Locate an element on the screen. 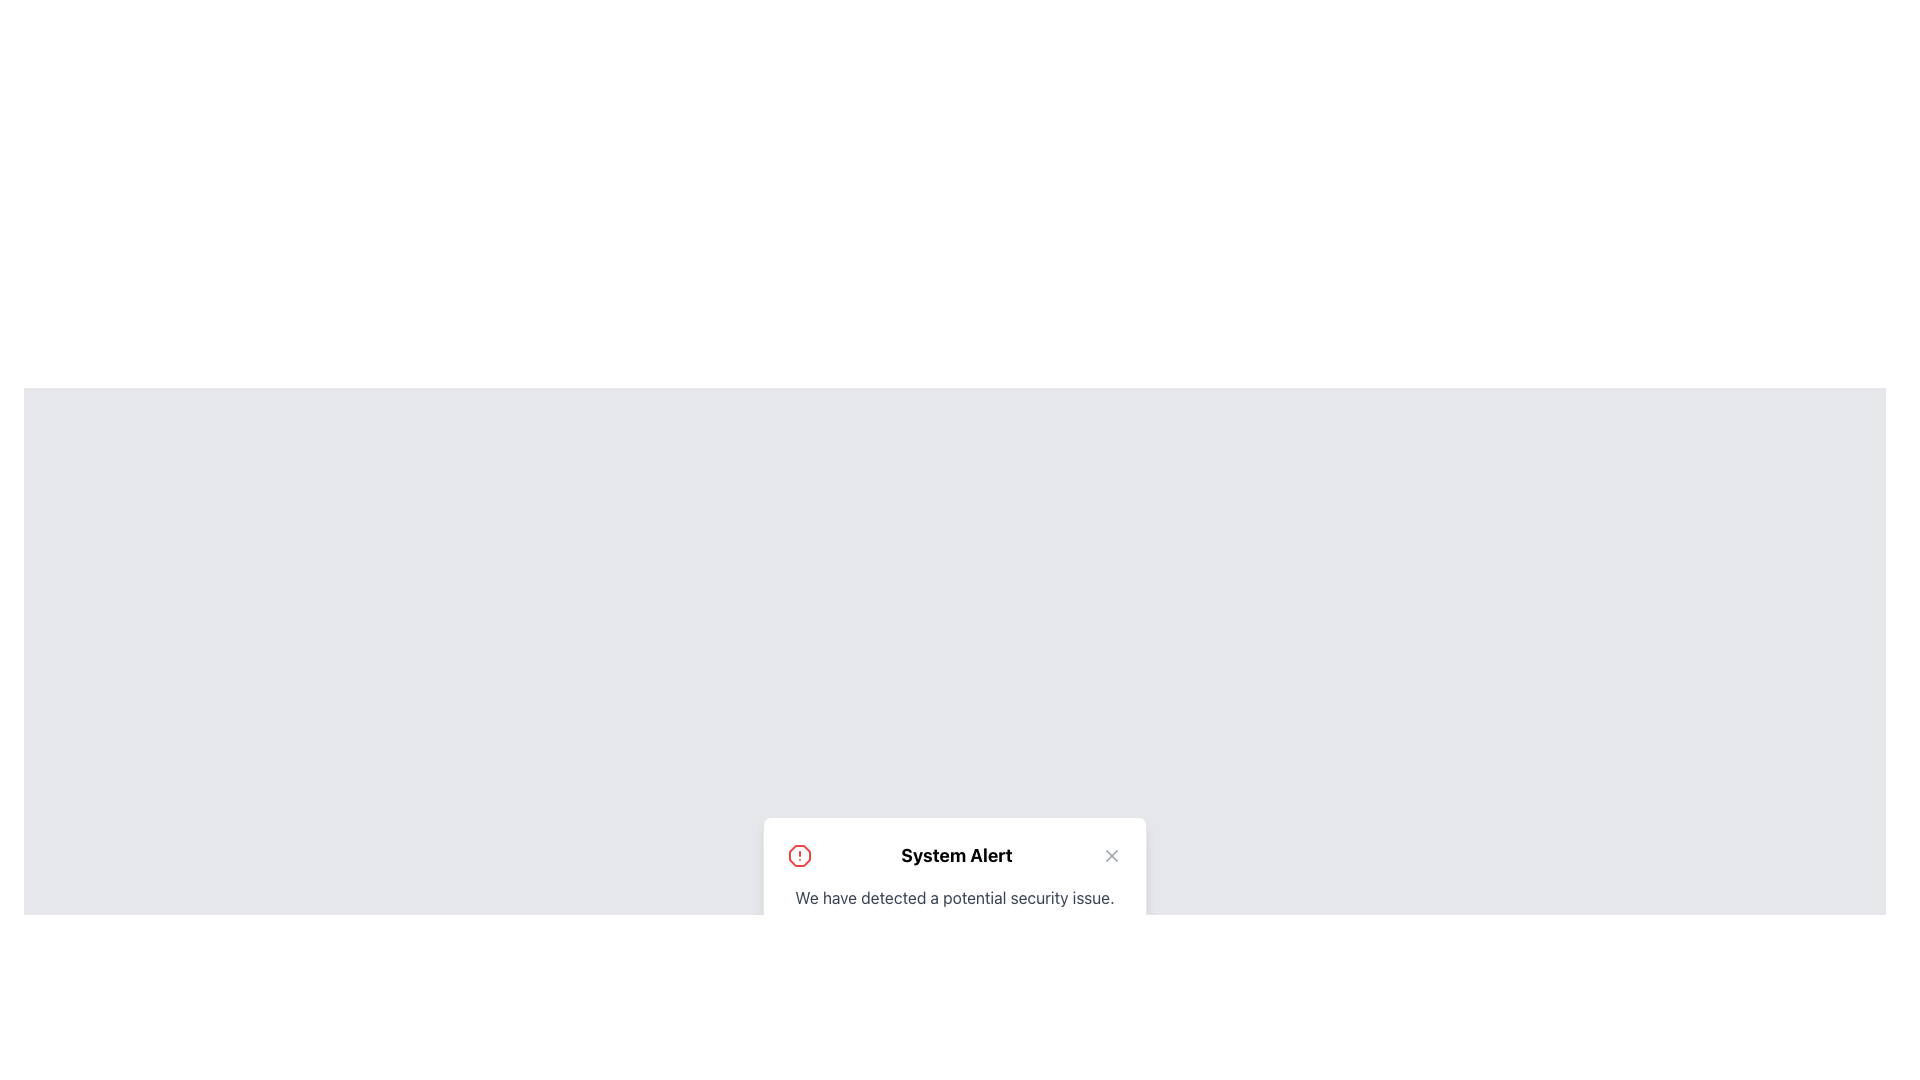 Image resolution: width=1920 pixels, height=1080 pixels. the close button on the right side of the alert box is located at coordinates (1111, 855).